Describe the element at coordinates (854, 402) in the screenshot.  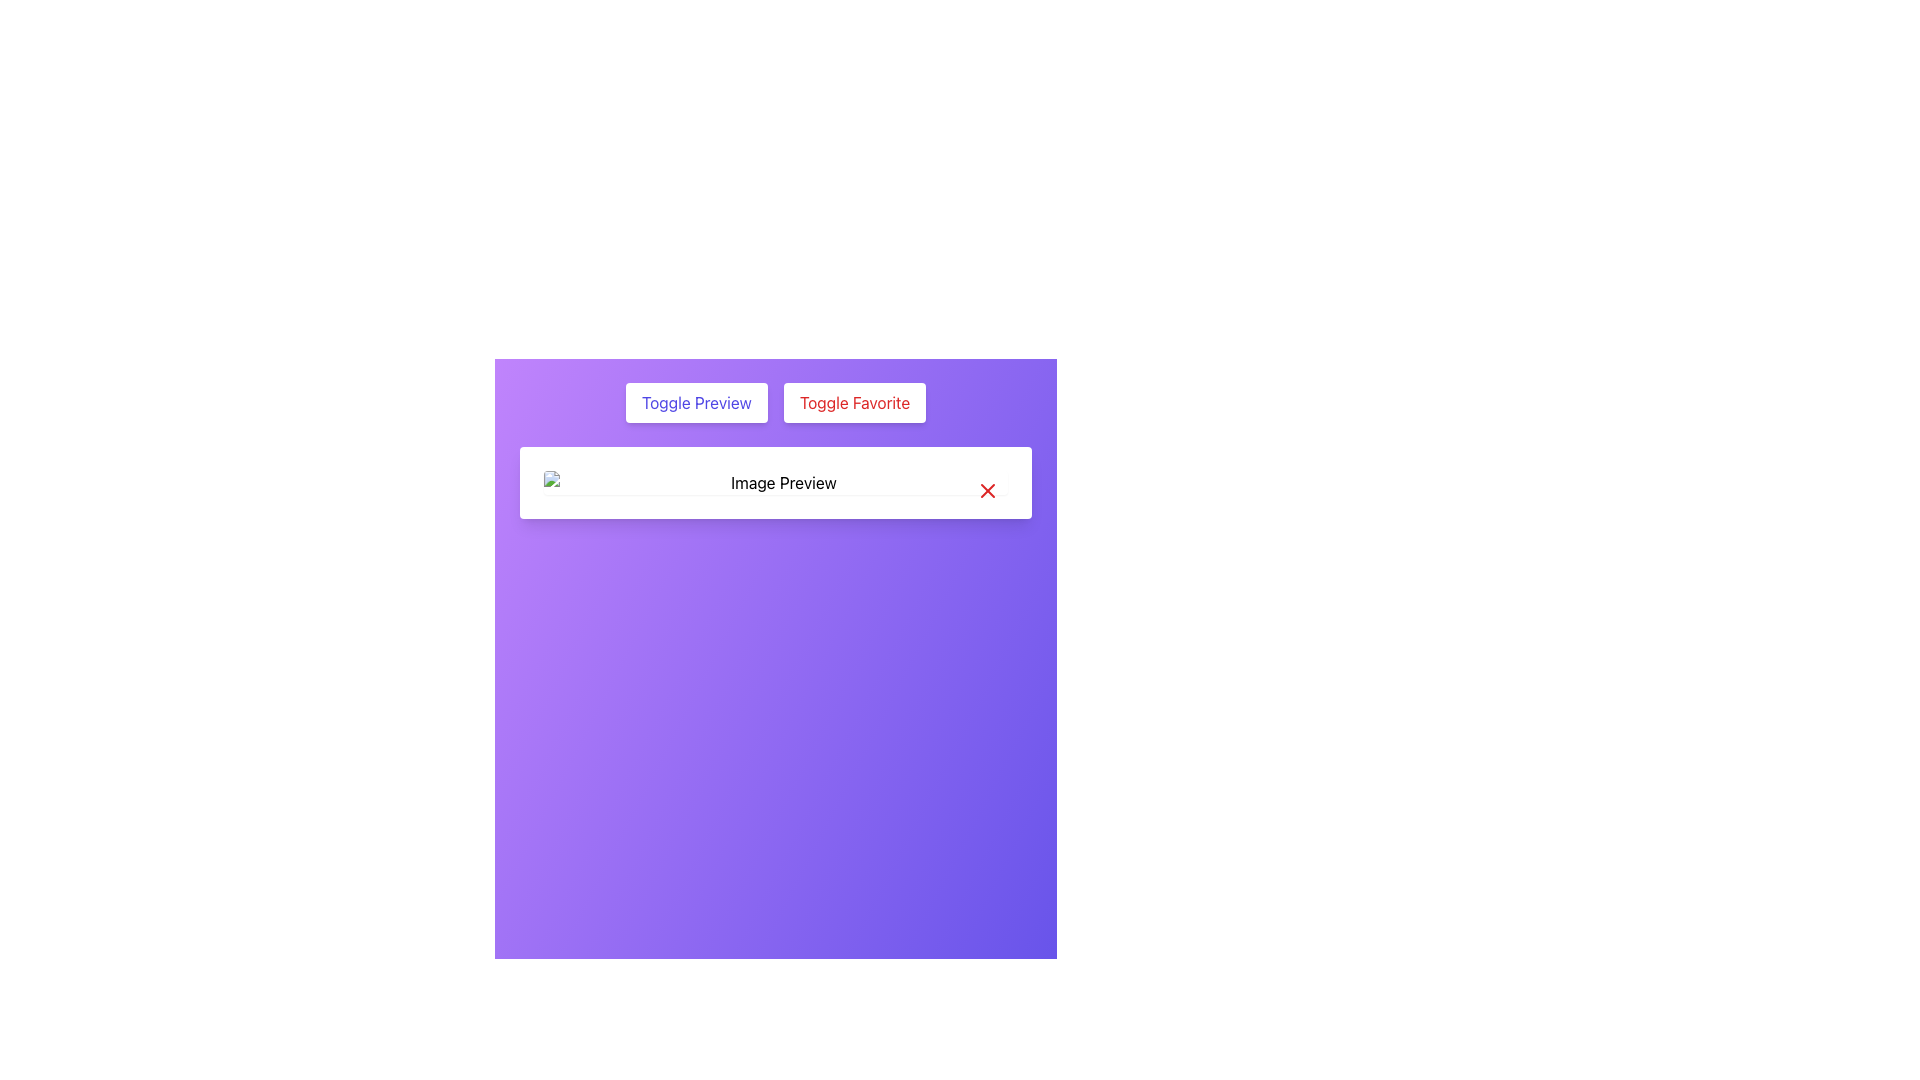
I see `the toggle button located to the right of the 'Toggle Preview' button to change the favorite status of the associated item` at that location.